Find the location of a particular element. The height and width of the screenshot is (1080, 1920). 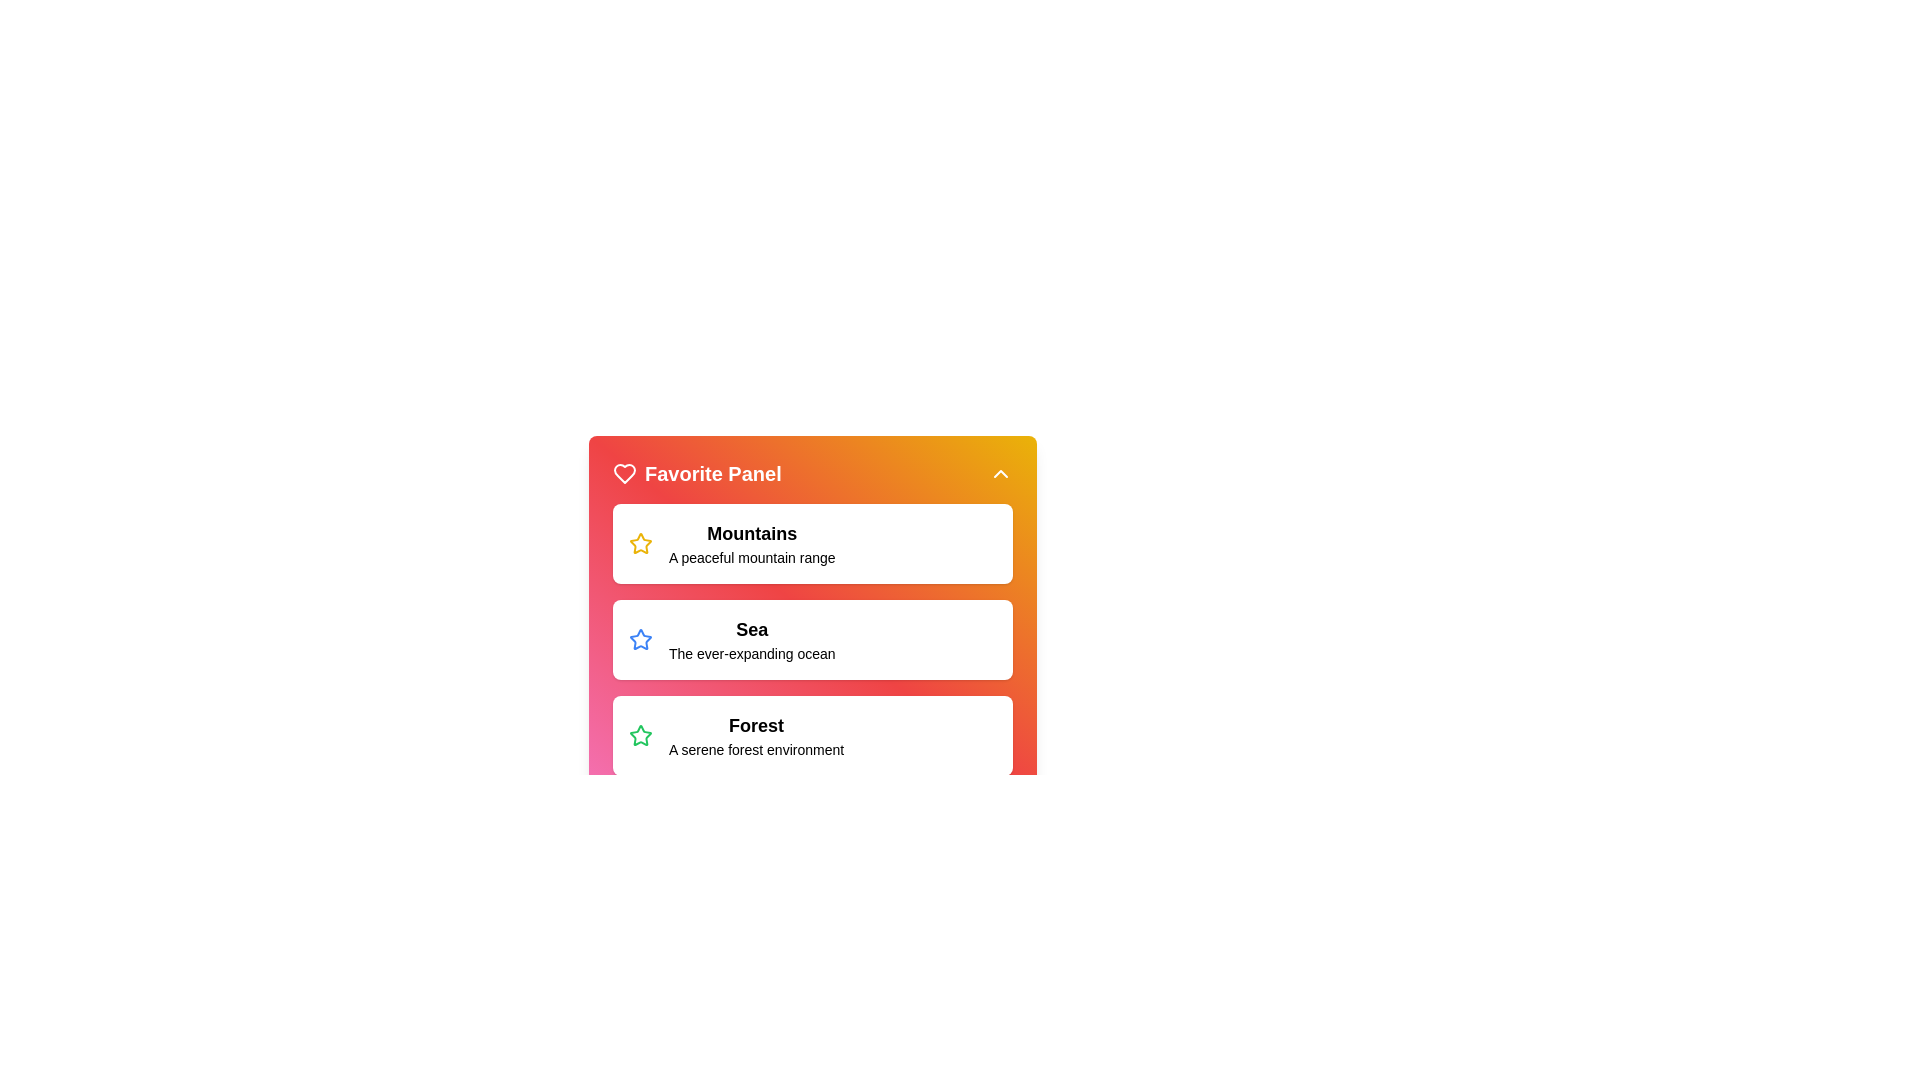

text label displaying 'Mountains' in bold at the top of the card layout is located at coordinates (751, 532).